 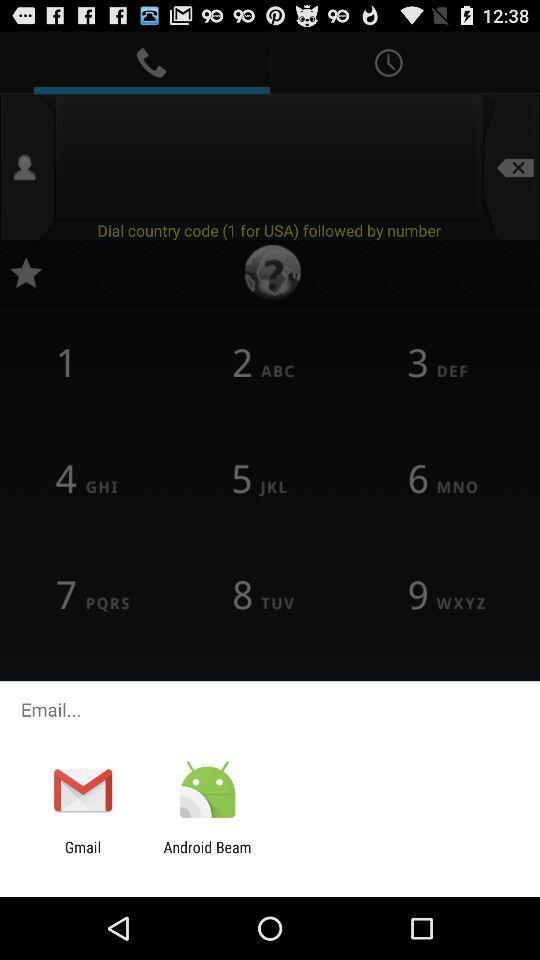 What do you see at coordinates (206, 855) in the screenshot?
I see `the icon to the right of gmail app` at bounding box center [206, 855].